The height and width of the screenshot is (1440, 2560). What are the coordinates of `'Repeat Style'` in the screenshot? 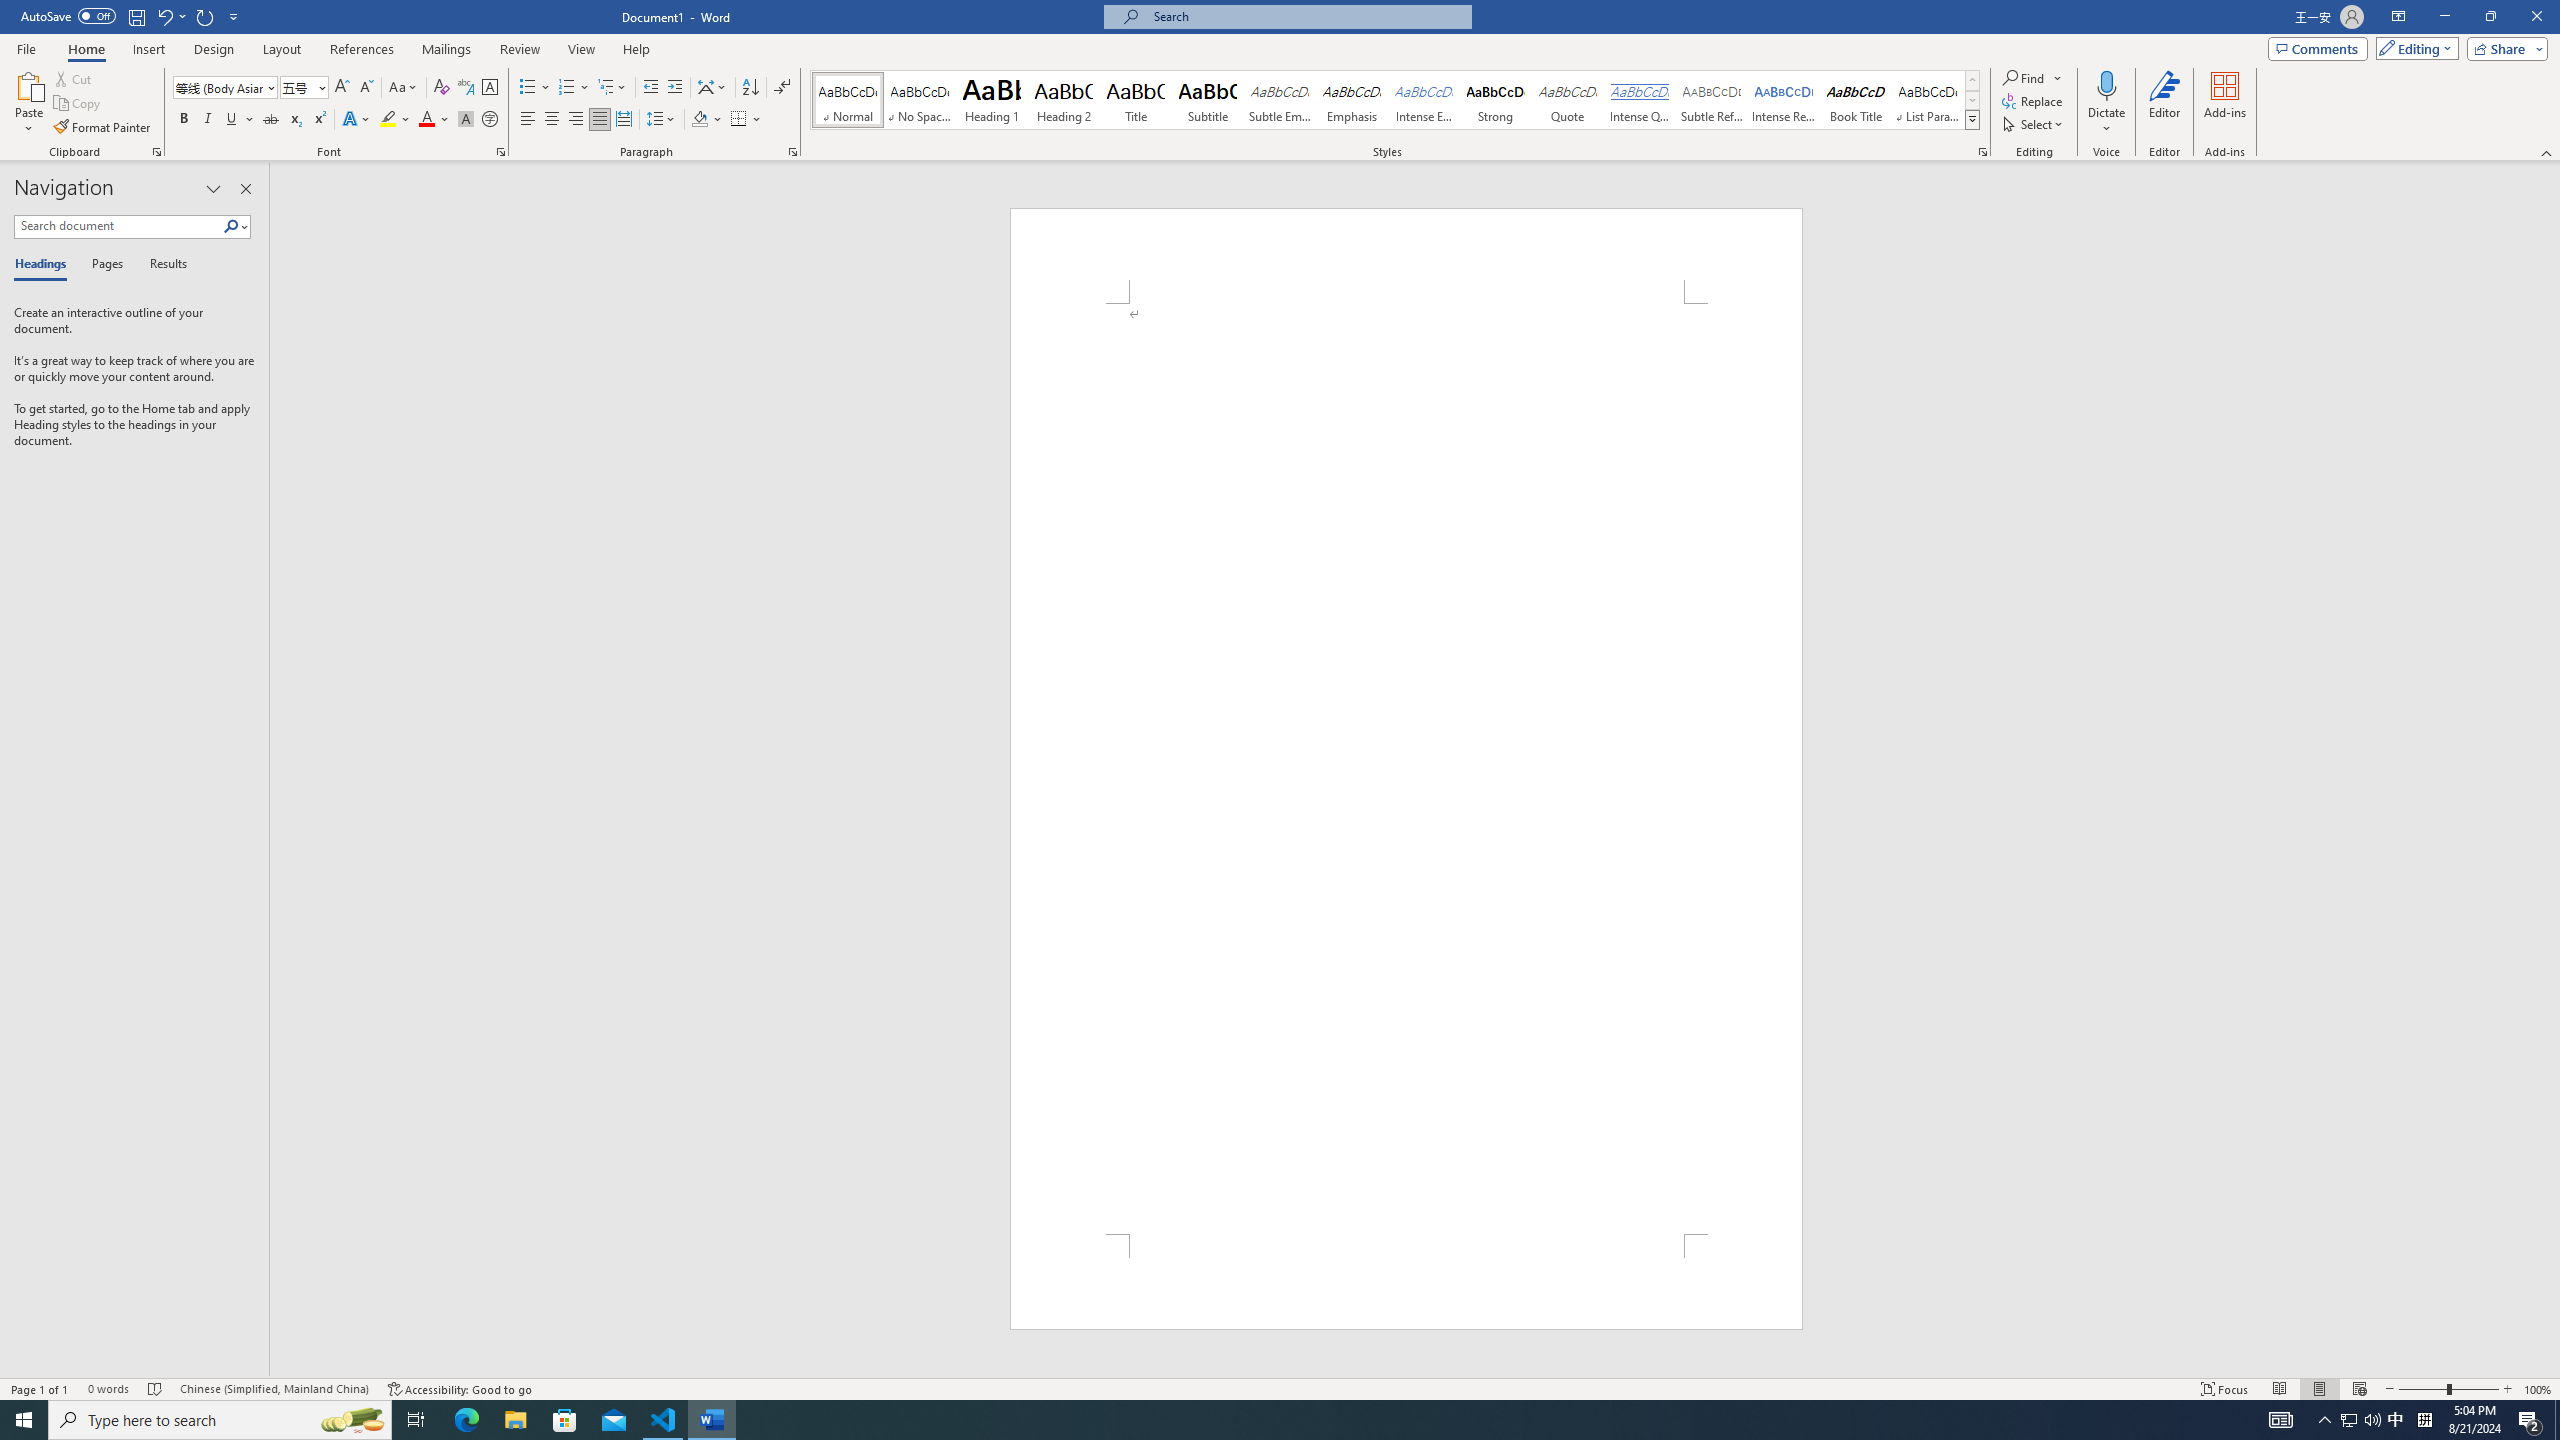 It's located at (205, 15).